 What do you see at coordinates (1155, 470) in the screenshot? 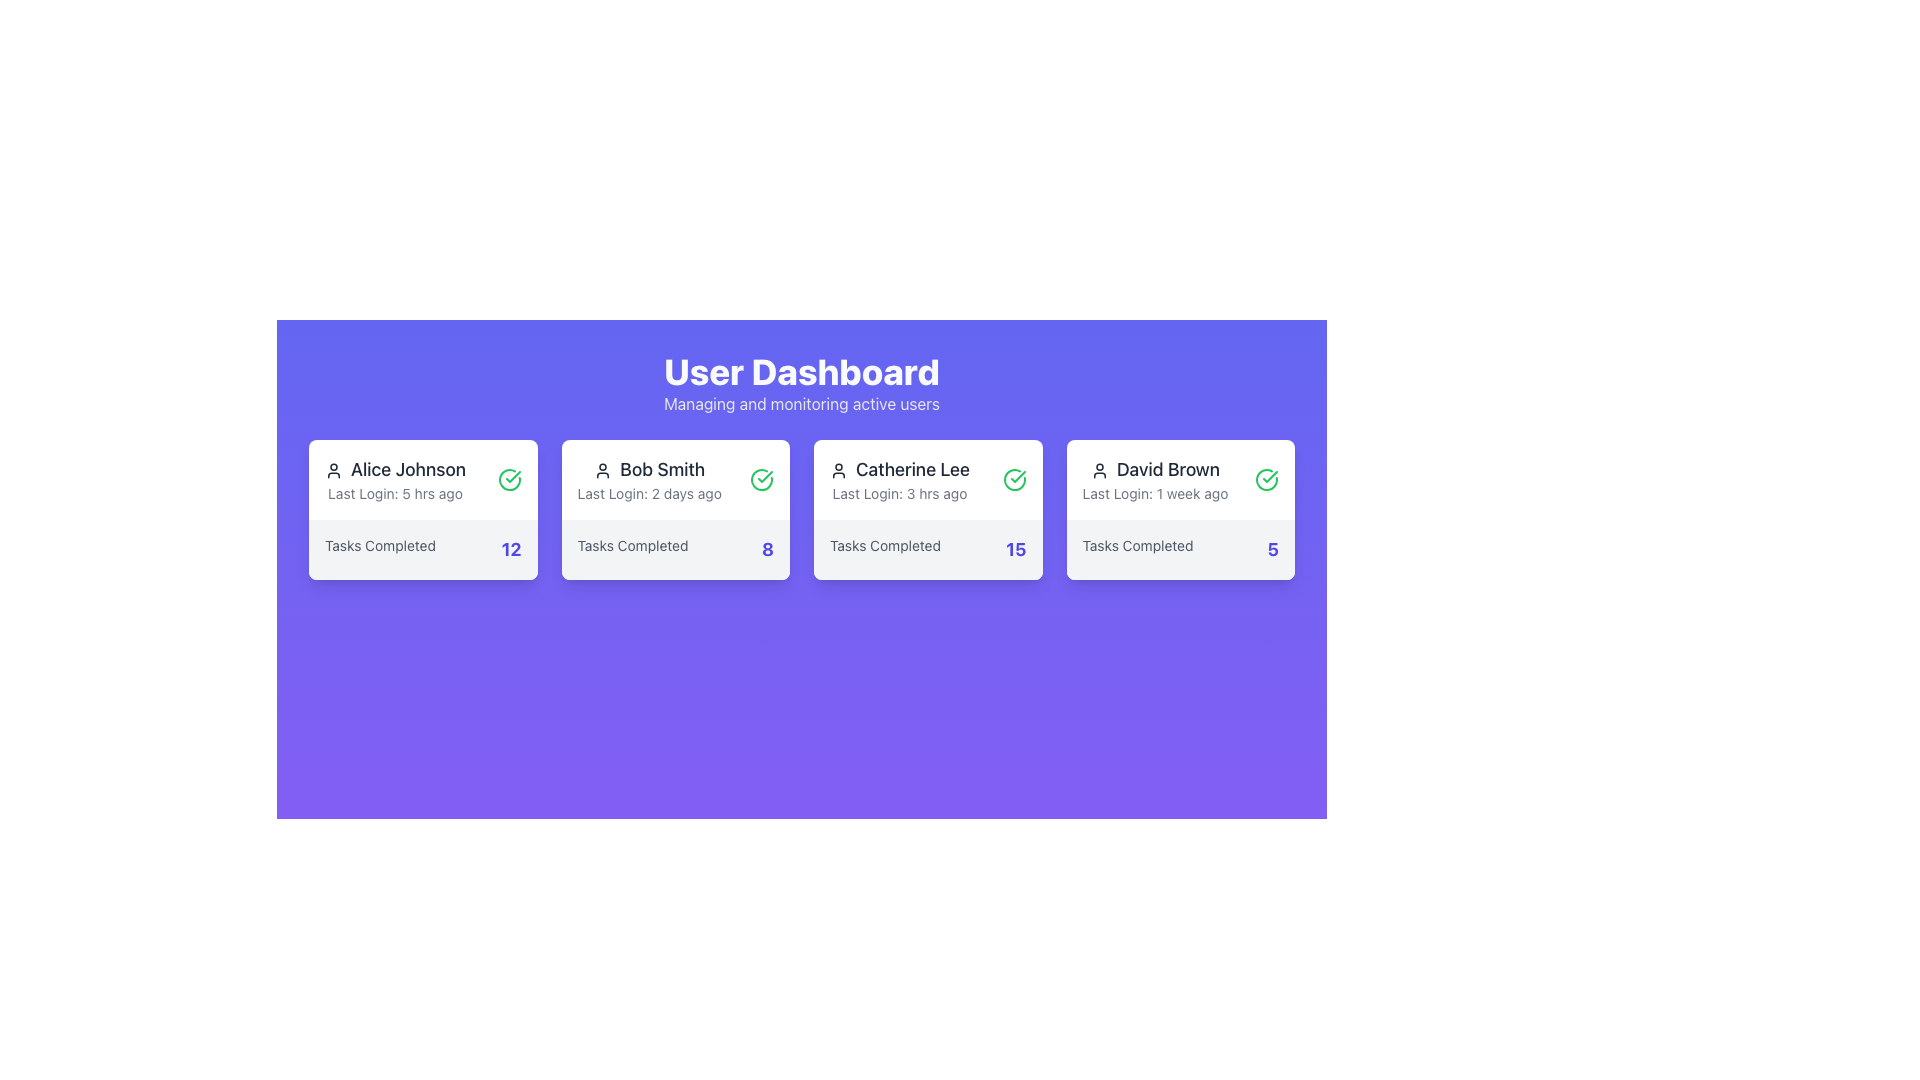
I see `text label displaying the name 'David Brown', which is styled in dark gray and is part of the user card under the 'User Dashboard'` at bounding box center [1155, 470].